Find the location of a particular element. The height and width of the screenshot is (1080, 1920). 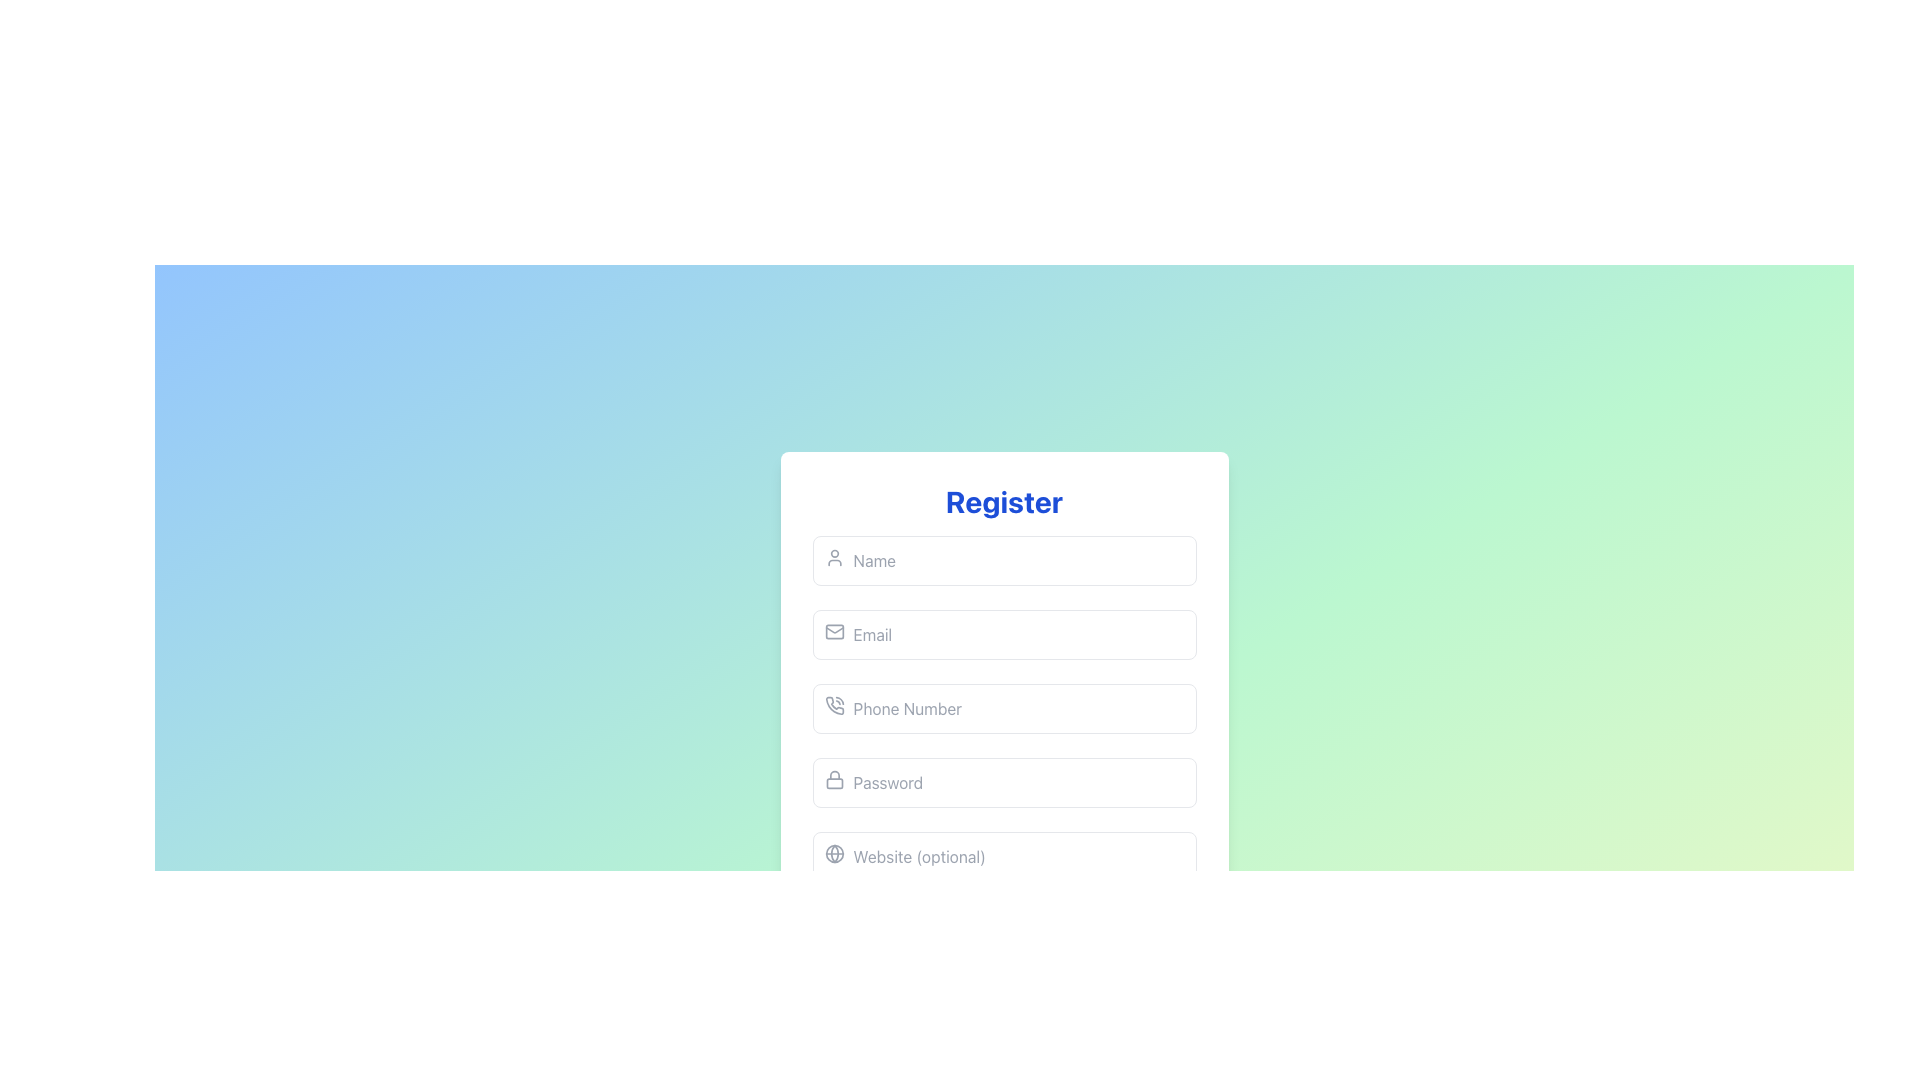

the telephone receiver icon with circular signal waves, which is located to the left of the 'Phone Number' input field within the form group is located at coordinates (834, 704).